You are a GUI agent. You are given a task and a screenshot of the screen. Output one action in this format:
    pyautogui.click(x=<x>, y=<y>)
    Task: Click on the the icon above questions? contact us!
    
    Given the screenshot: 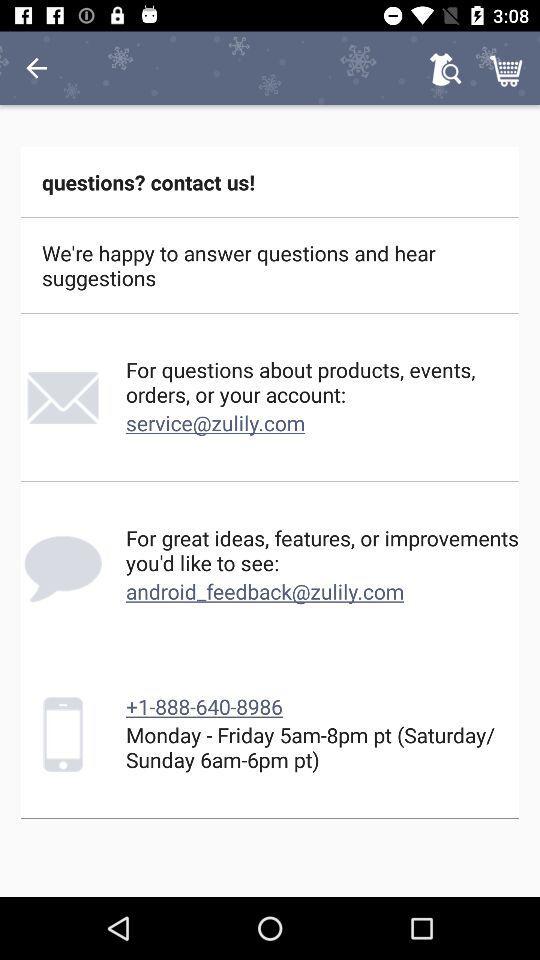 What is the action you would take?
    pyautogui.click(x=508, y=68)
    